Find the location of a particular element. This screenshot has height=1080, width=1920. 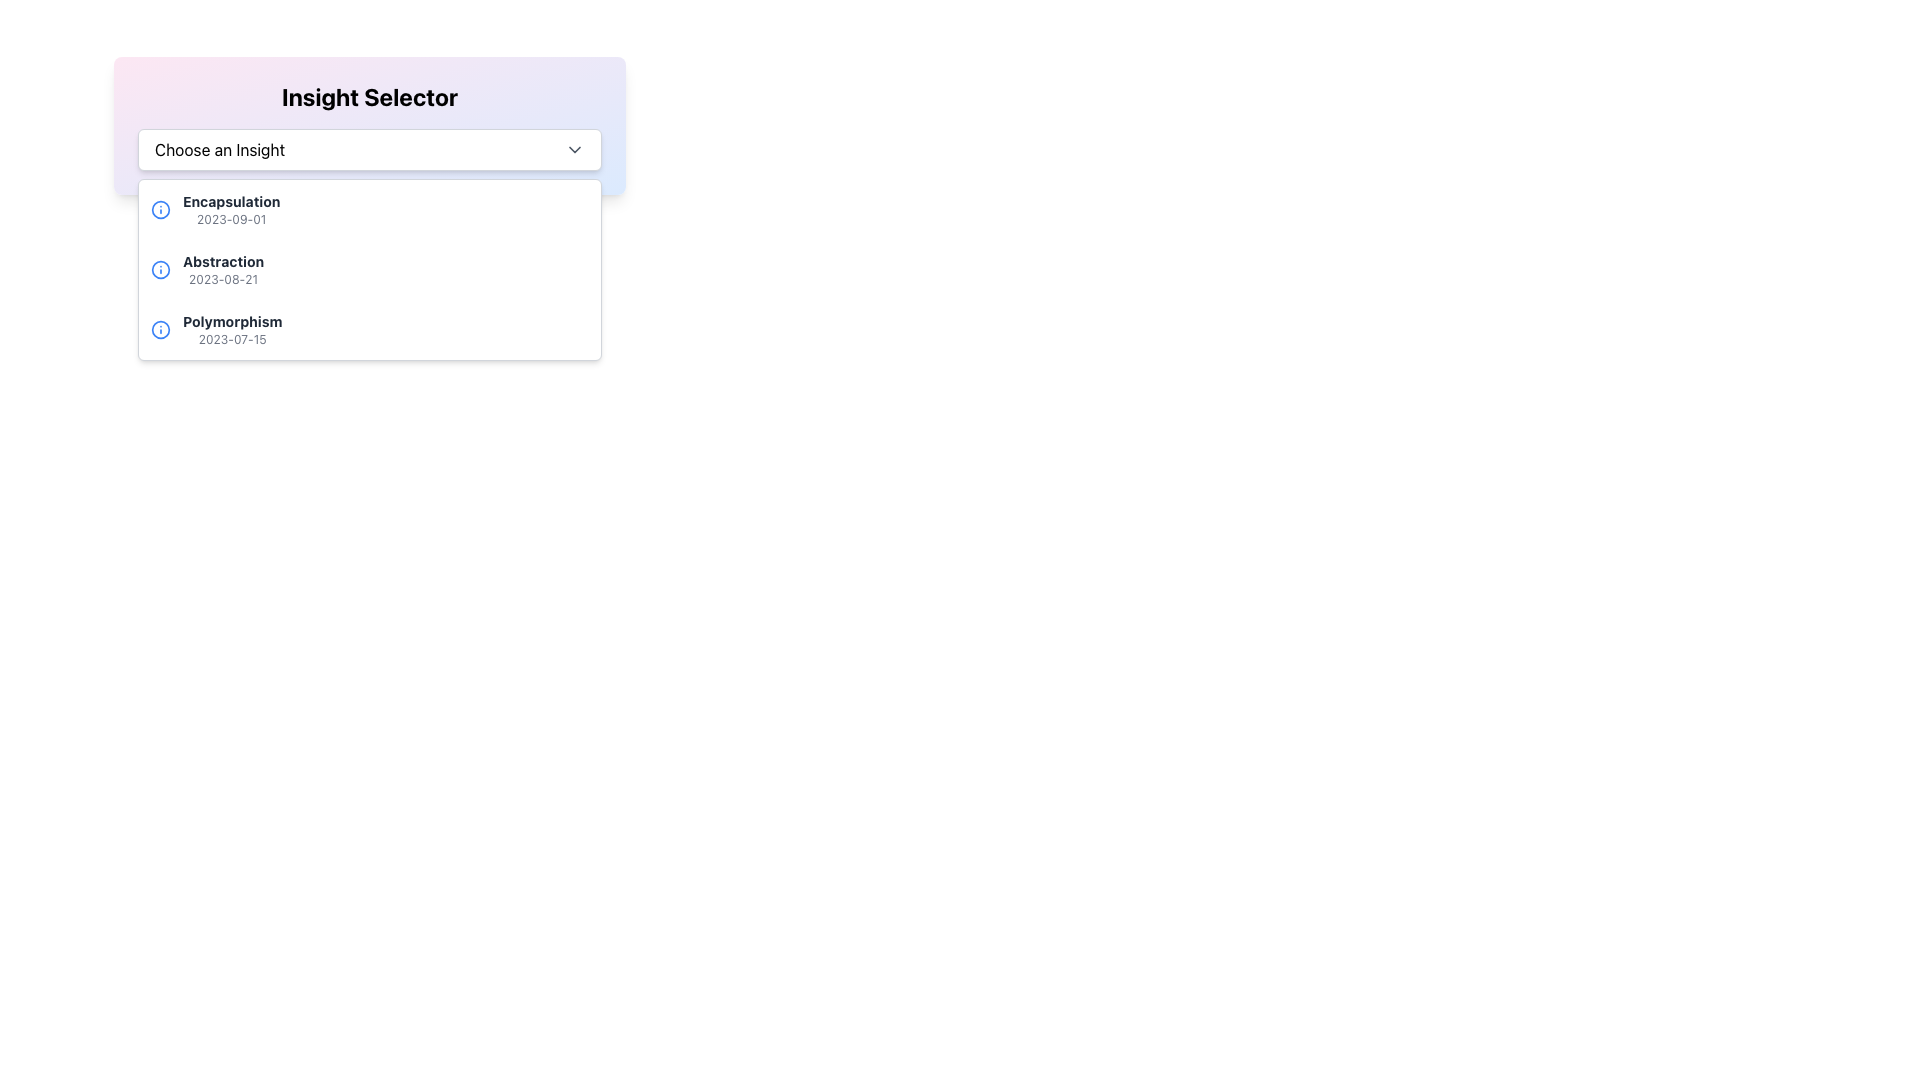

the second item in the 'Insight Selector' dropdown menu is located at coordinates (369, 270).